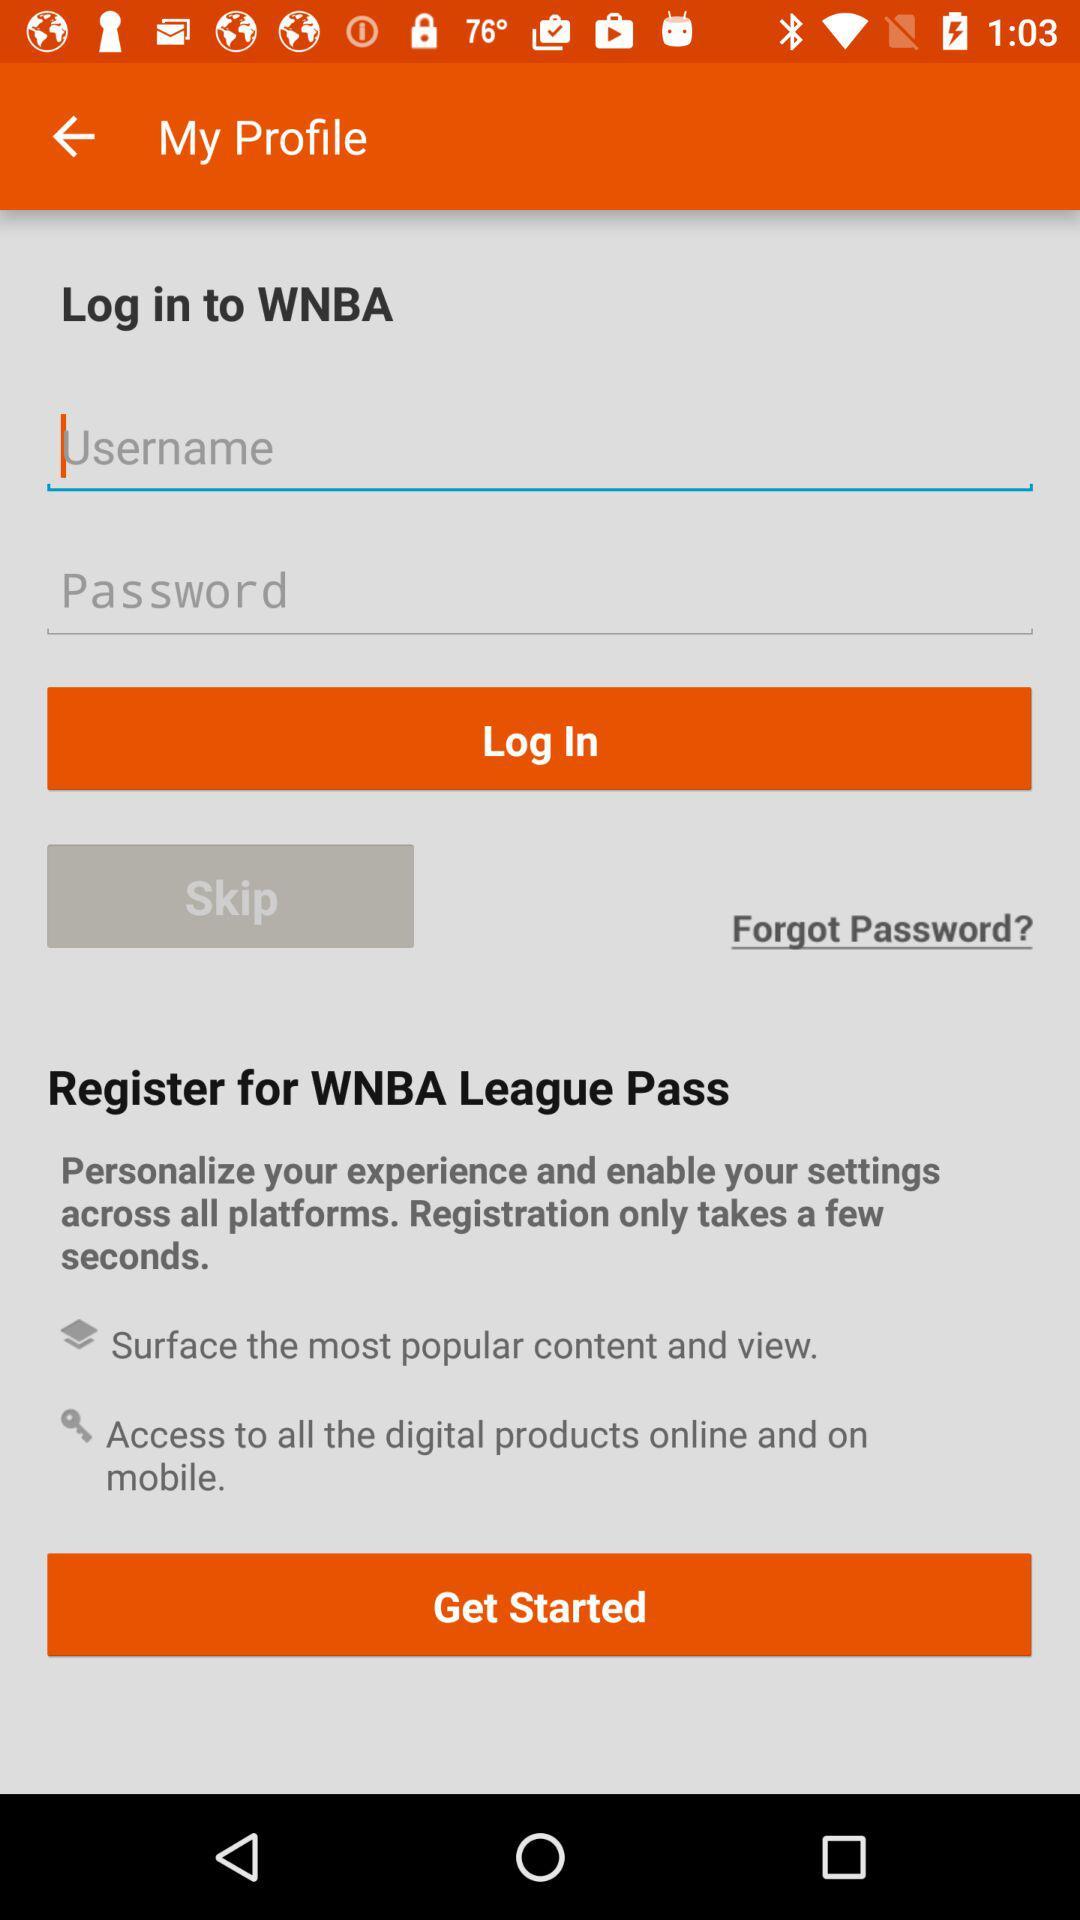 Image resolution: width=1080 pixels, height=1920 pixels. Describe the element at coordinates (540, 588) in the screenshot. I see `input password` at that location.